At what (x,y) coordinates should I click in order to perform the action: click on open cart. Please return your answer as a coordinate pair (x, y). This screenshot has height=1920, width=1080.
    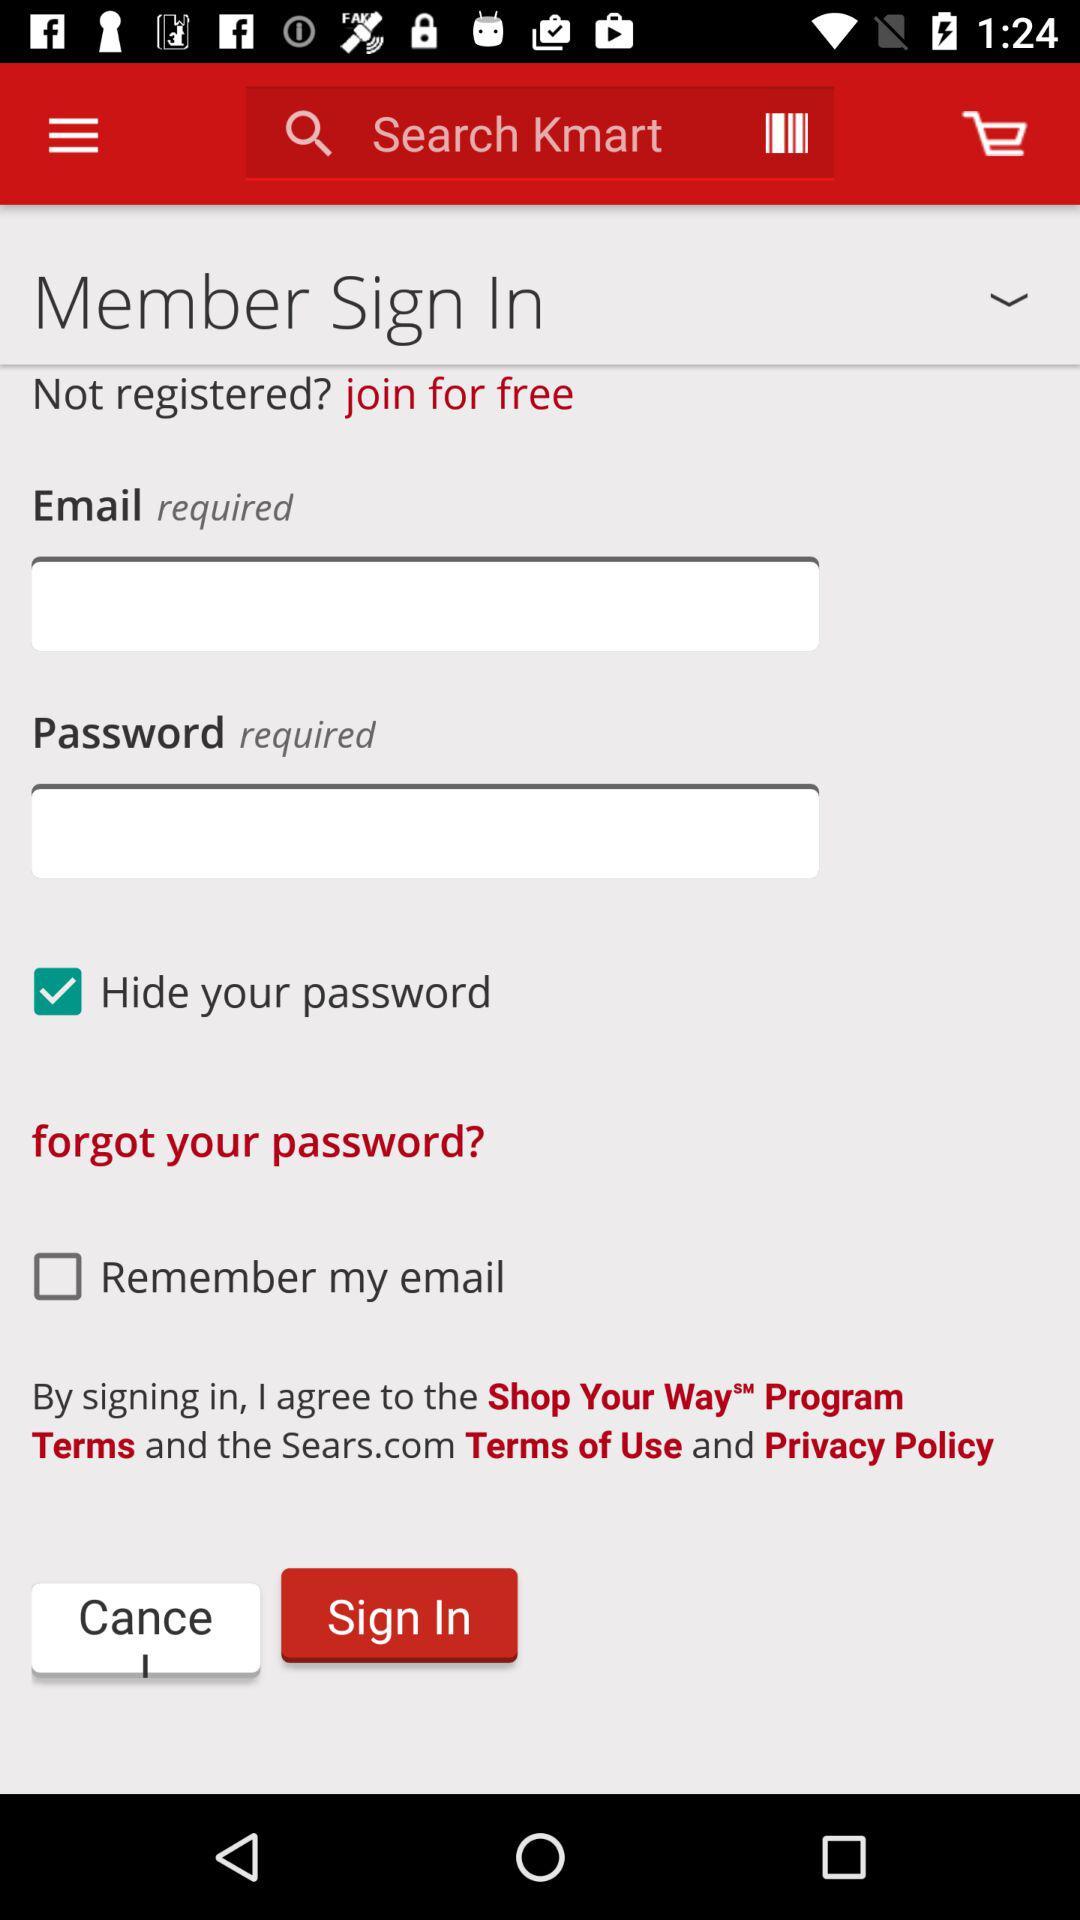
    Looking at the image, I should click on (994, 132).